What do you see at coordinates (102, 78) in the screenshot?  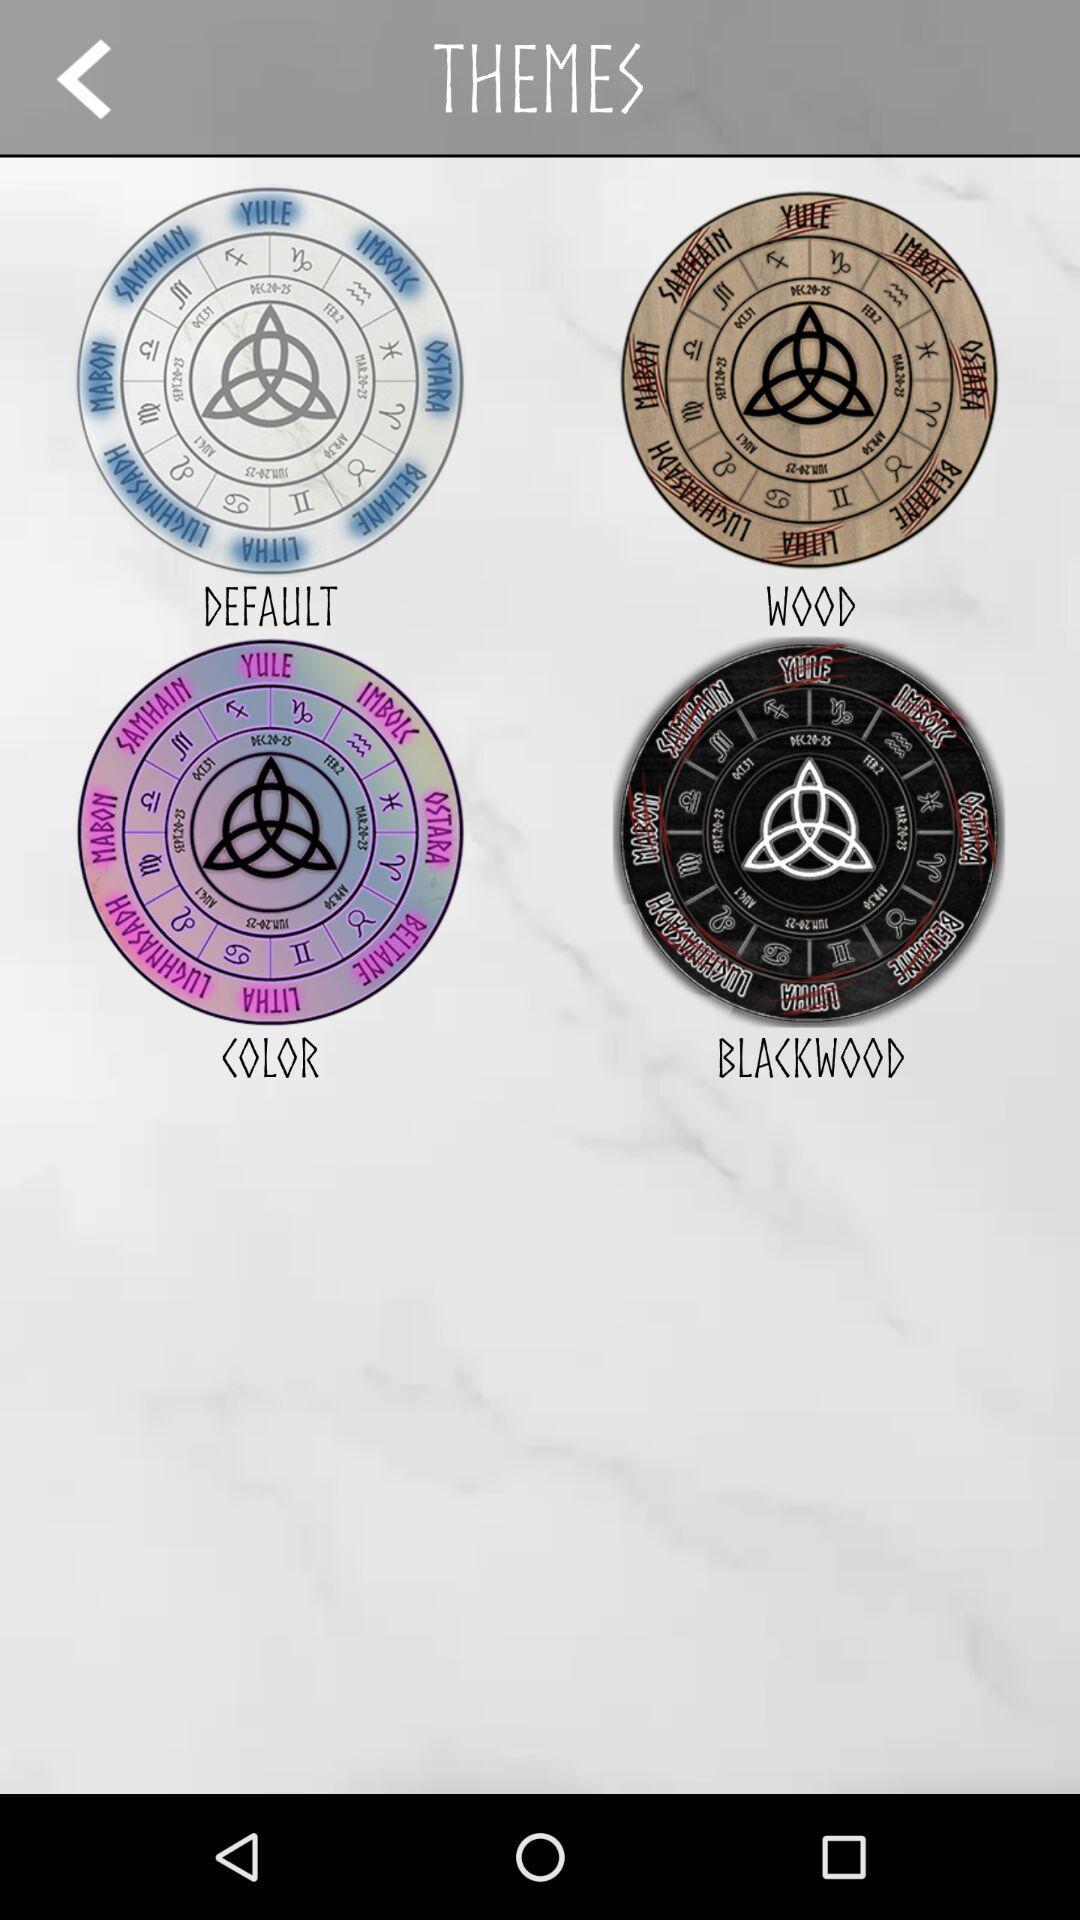 I see `go back` at bounding box center [102, 78].